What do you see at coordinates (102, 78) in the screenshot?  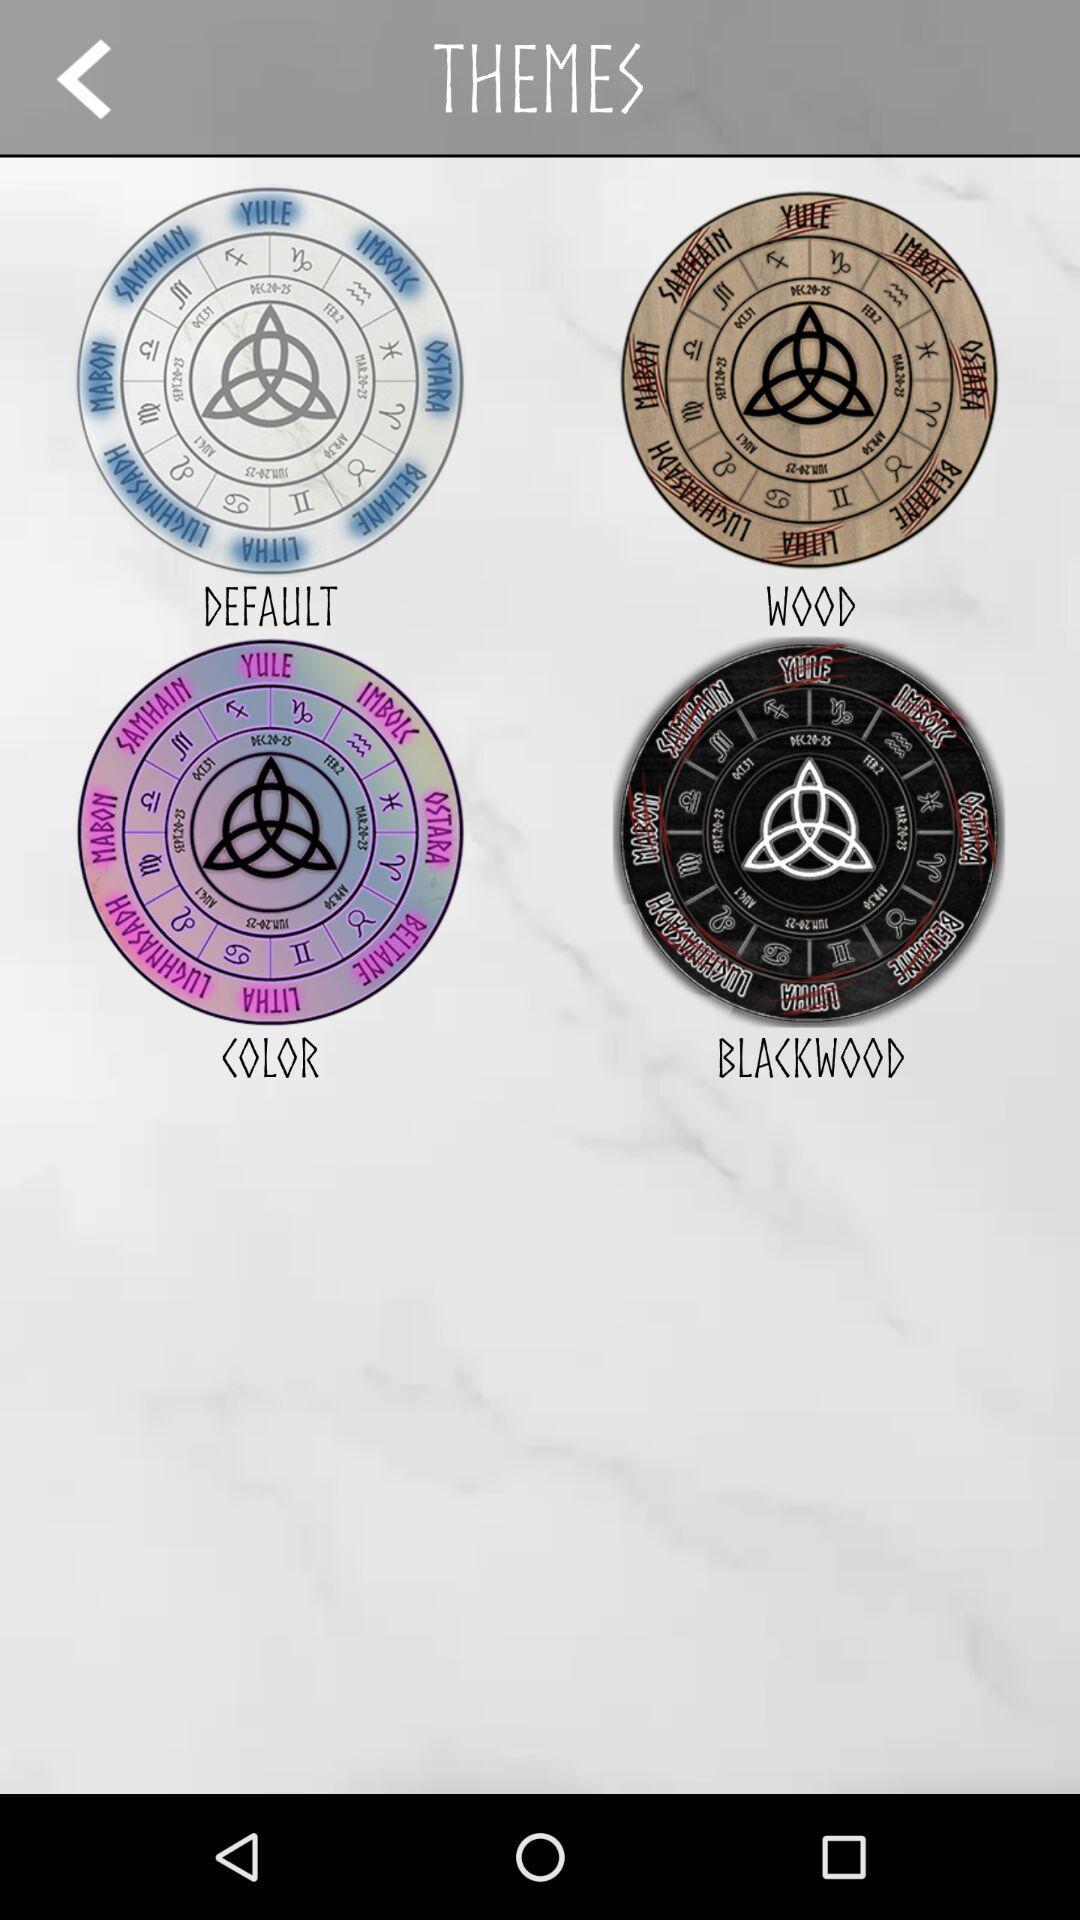 I see `go back` at bounding box center [102, 78].